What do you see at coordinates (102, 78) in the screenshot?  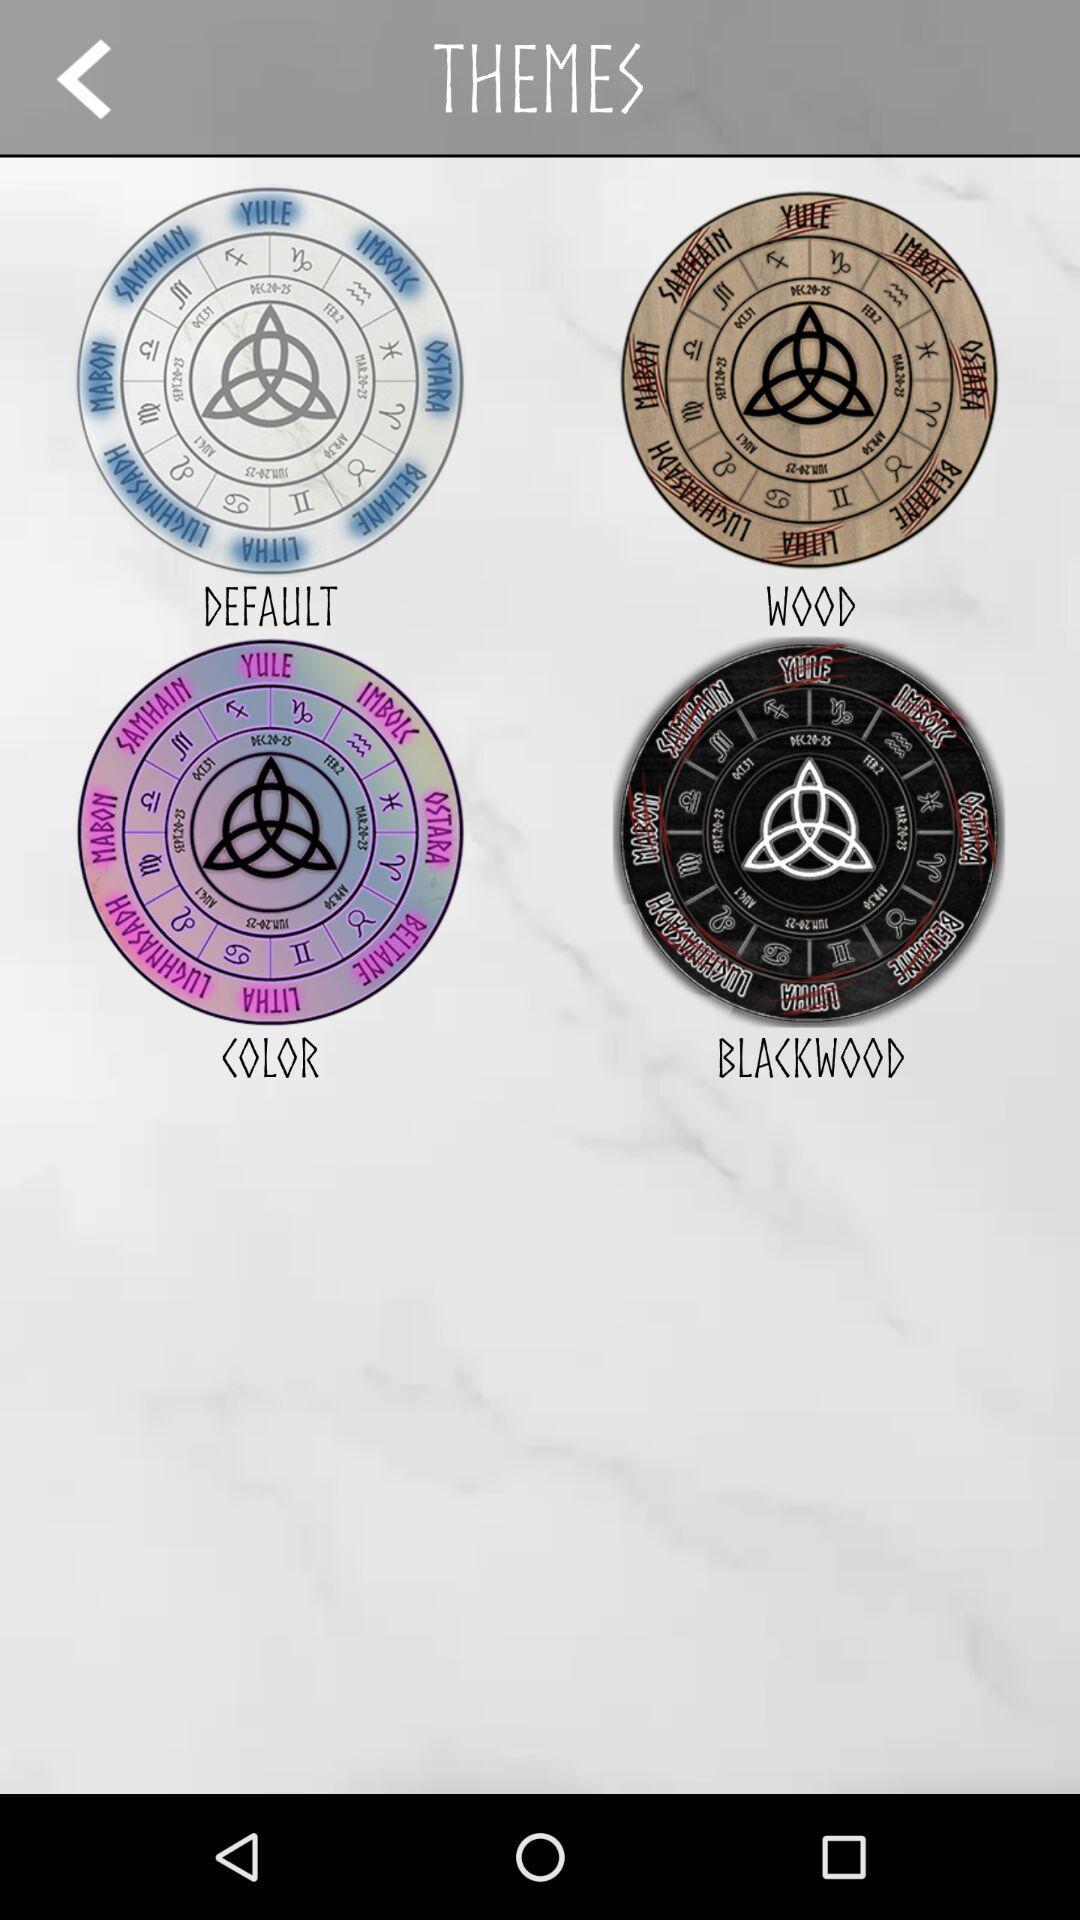 I see `go back` at bounding box center [102, 78].